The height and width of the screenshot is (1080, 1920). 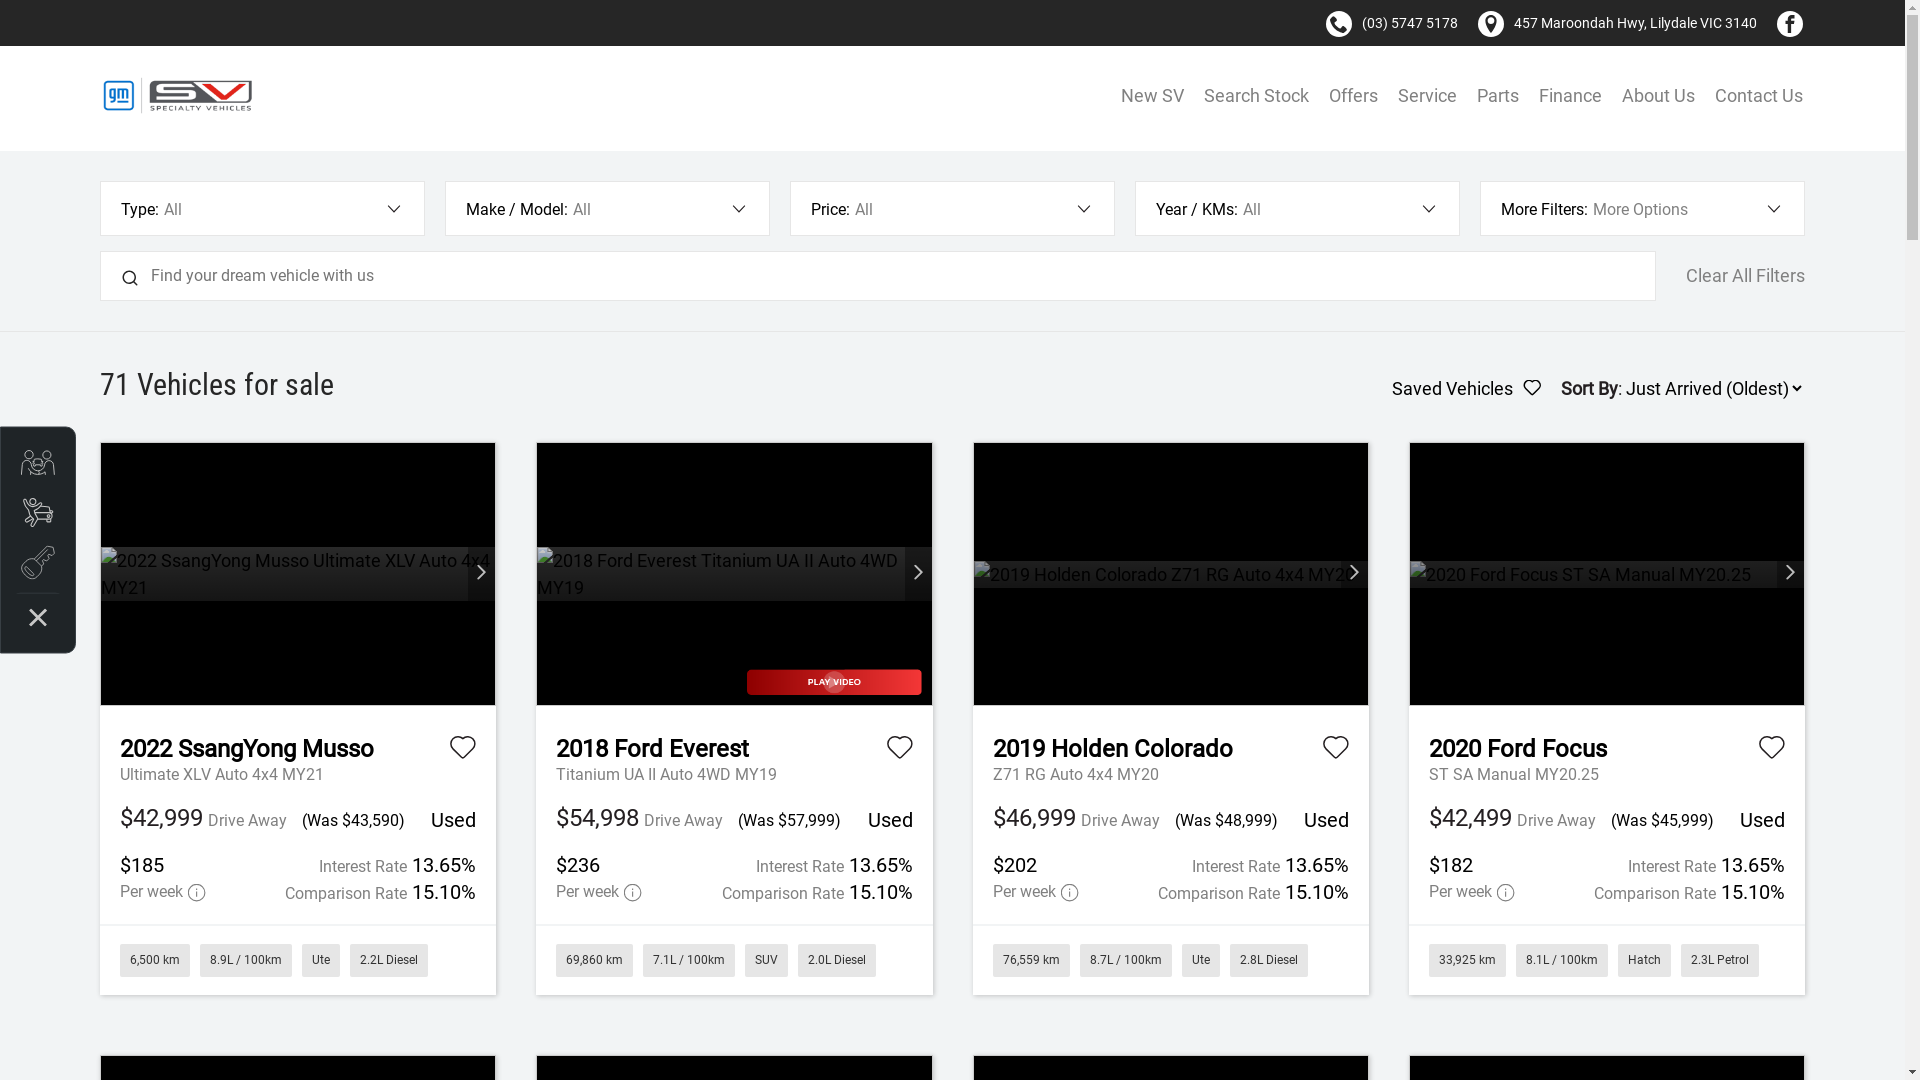 What do you see at coordinates (1466, 388) in the screenshot?
I see `'Saved Vehicles'` at bounding box center [1466, 388].